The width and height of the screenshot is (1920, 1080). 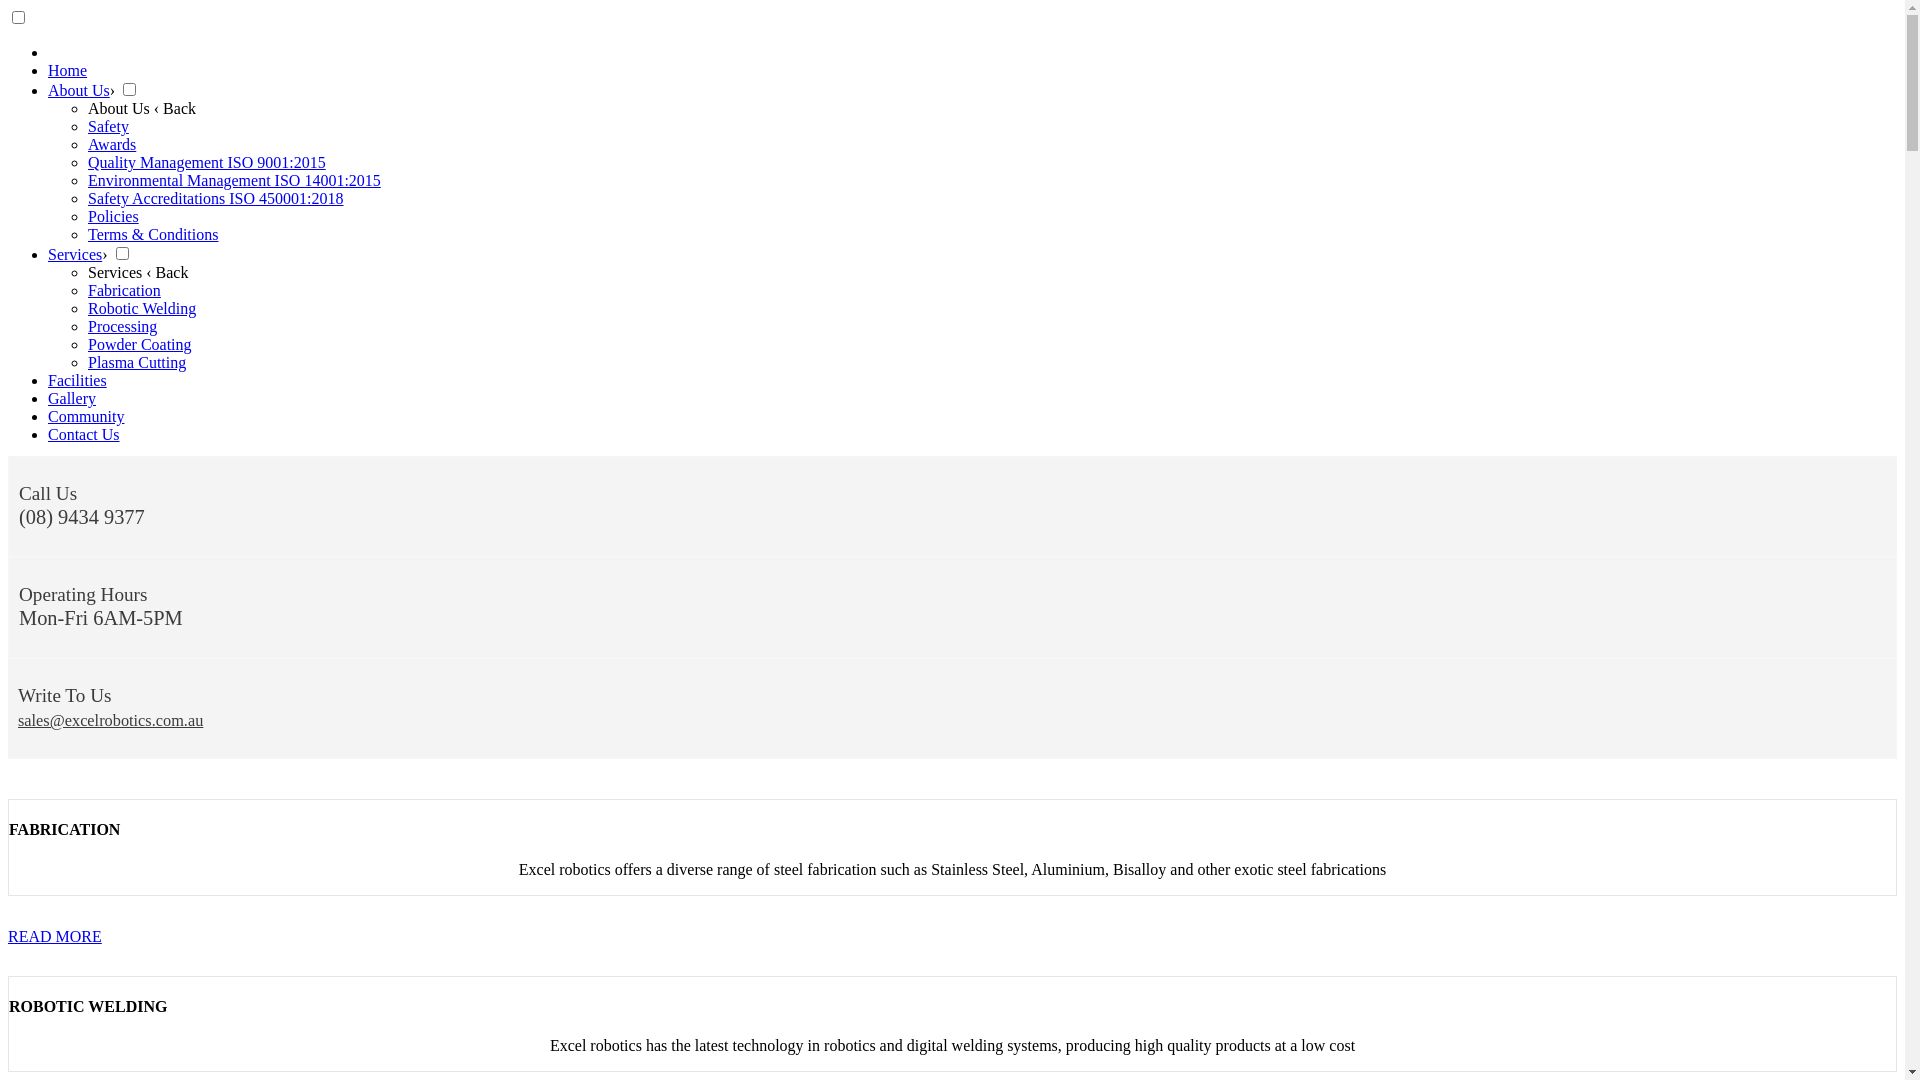 I want to click on 'Terms & Conditions', so click(x=152, y=233).